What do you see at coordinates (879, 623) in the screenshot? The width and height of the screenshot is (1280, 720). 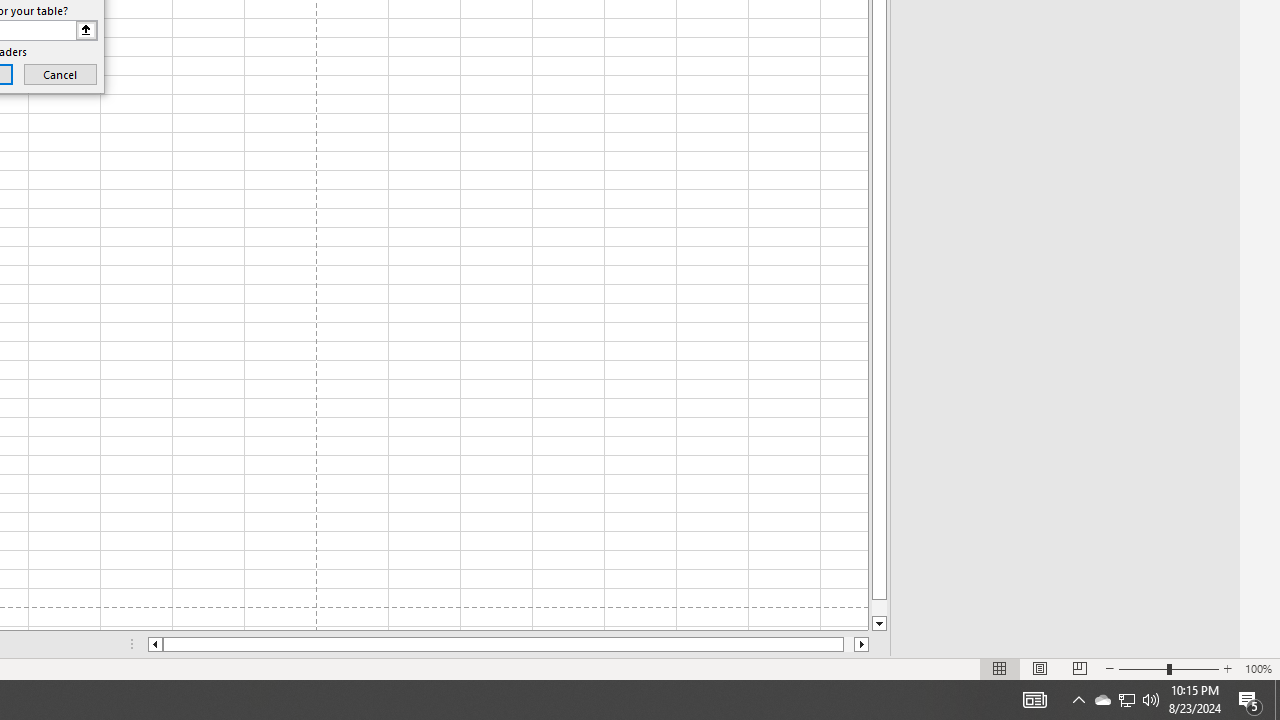 I see `'Line down'` at bounding box center [879, 623].